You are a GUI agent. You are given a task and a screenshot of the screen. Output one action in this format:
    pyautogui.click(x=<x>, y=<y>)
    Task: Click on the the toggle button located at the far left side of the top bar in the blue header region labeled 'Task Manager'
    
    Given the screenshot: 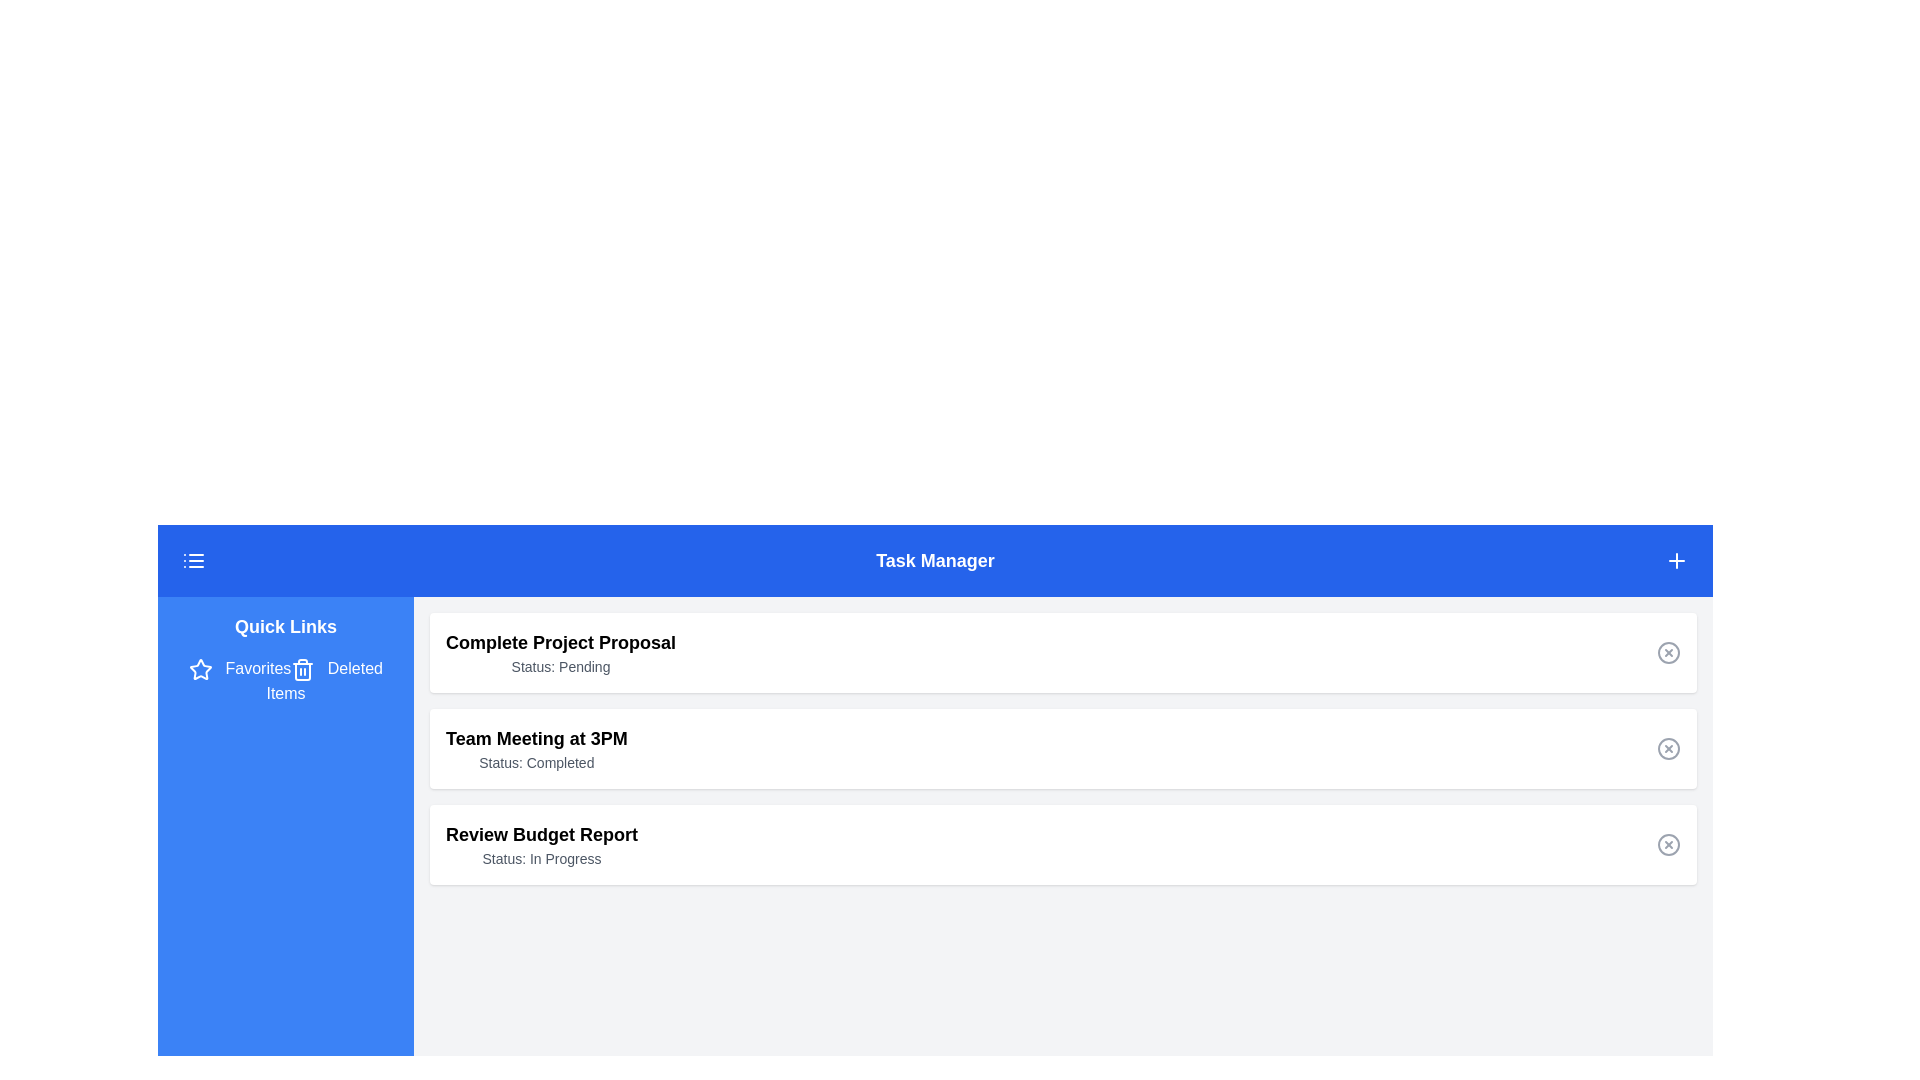 What is the action you would take?
    pyautogui.click(x=193, y=560)
    